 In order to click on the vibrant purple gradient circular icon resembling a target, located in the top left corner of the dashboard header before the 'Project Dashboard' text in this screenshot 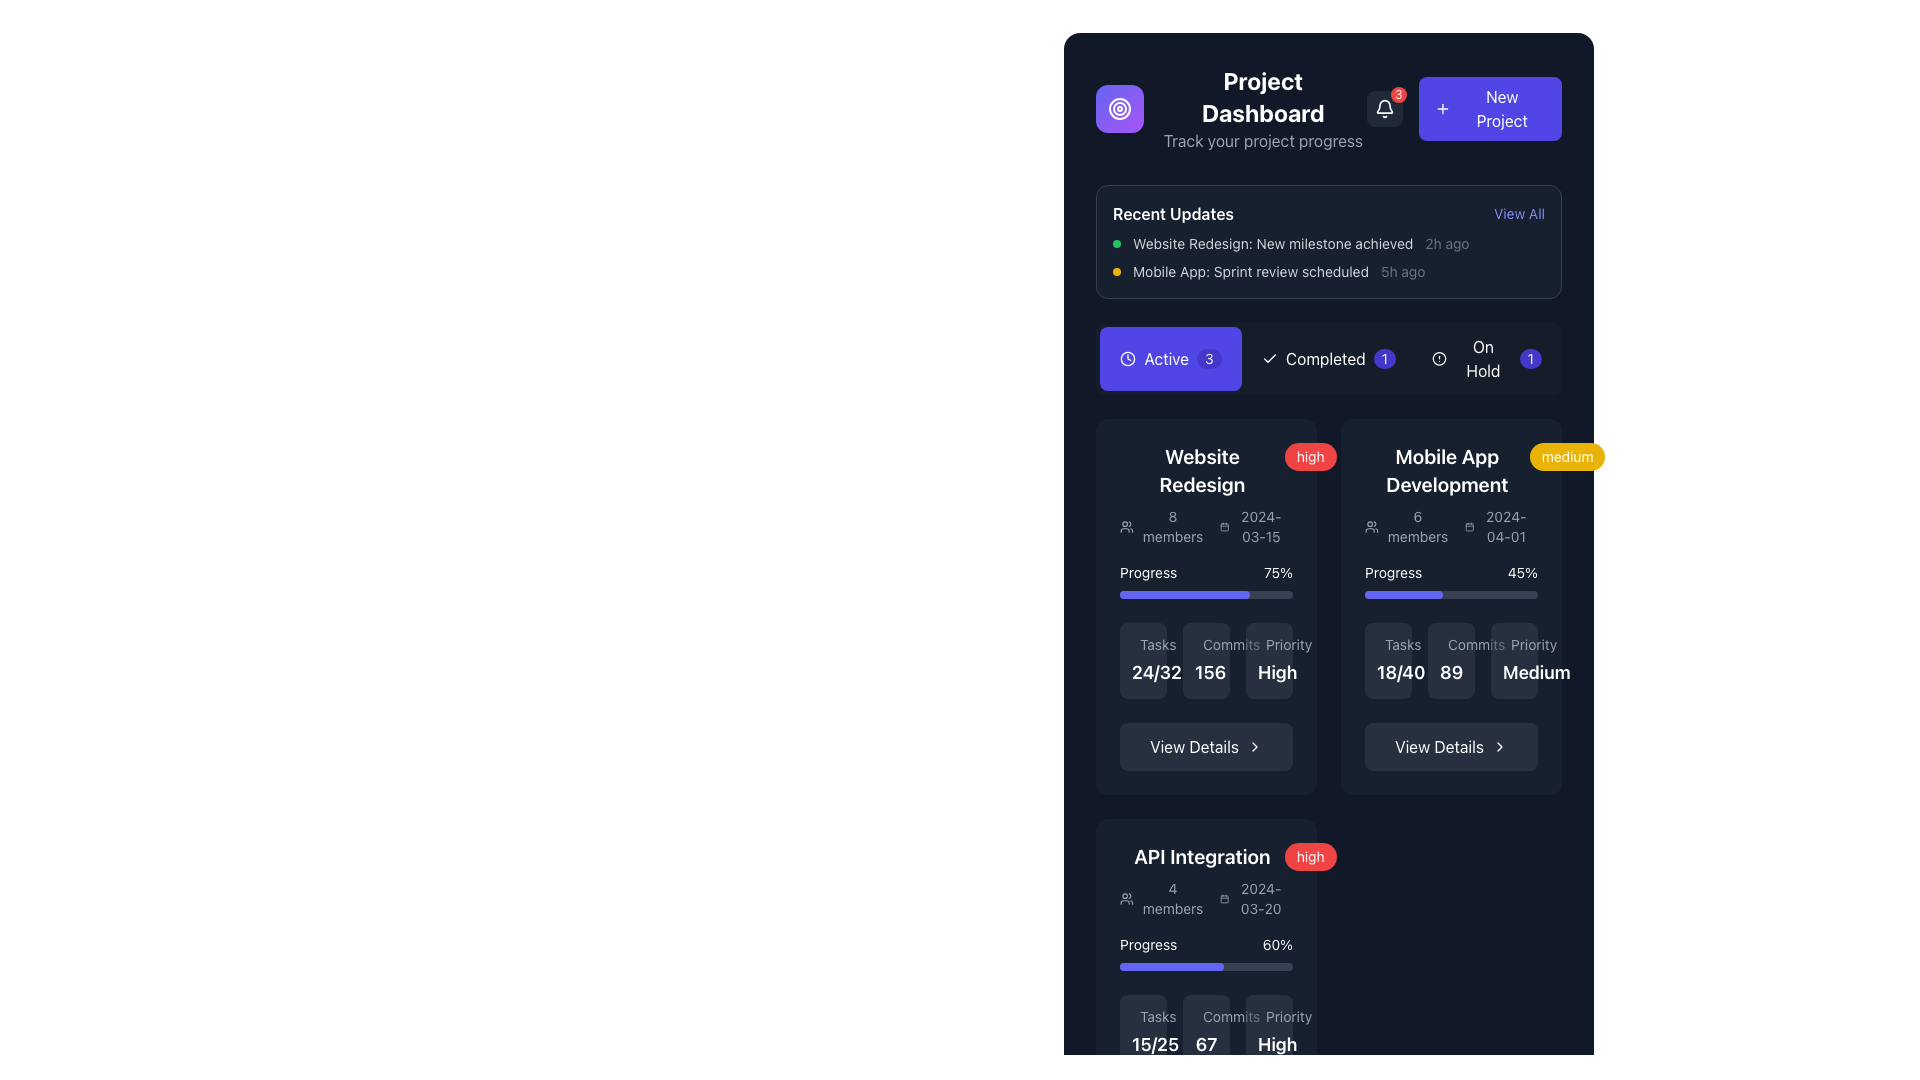, I will do `click(1118, 108)`.